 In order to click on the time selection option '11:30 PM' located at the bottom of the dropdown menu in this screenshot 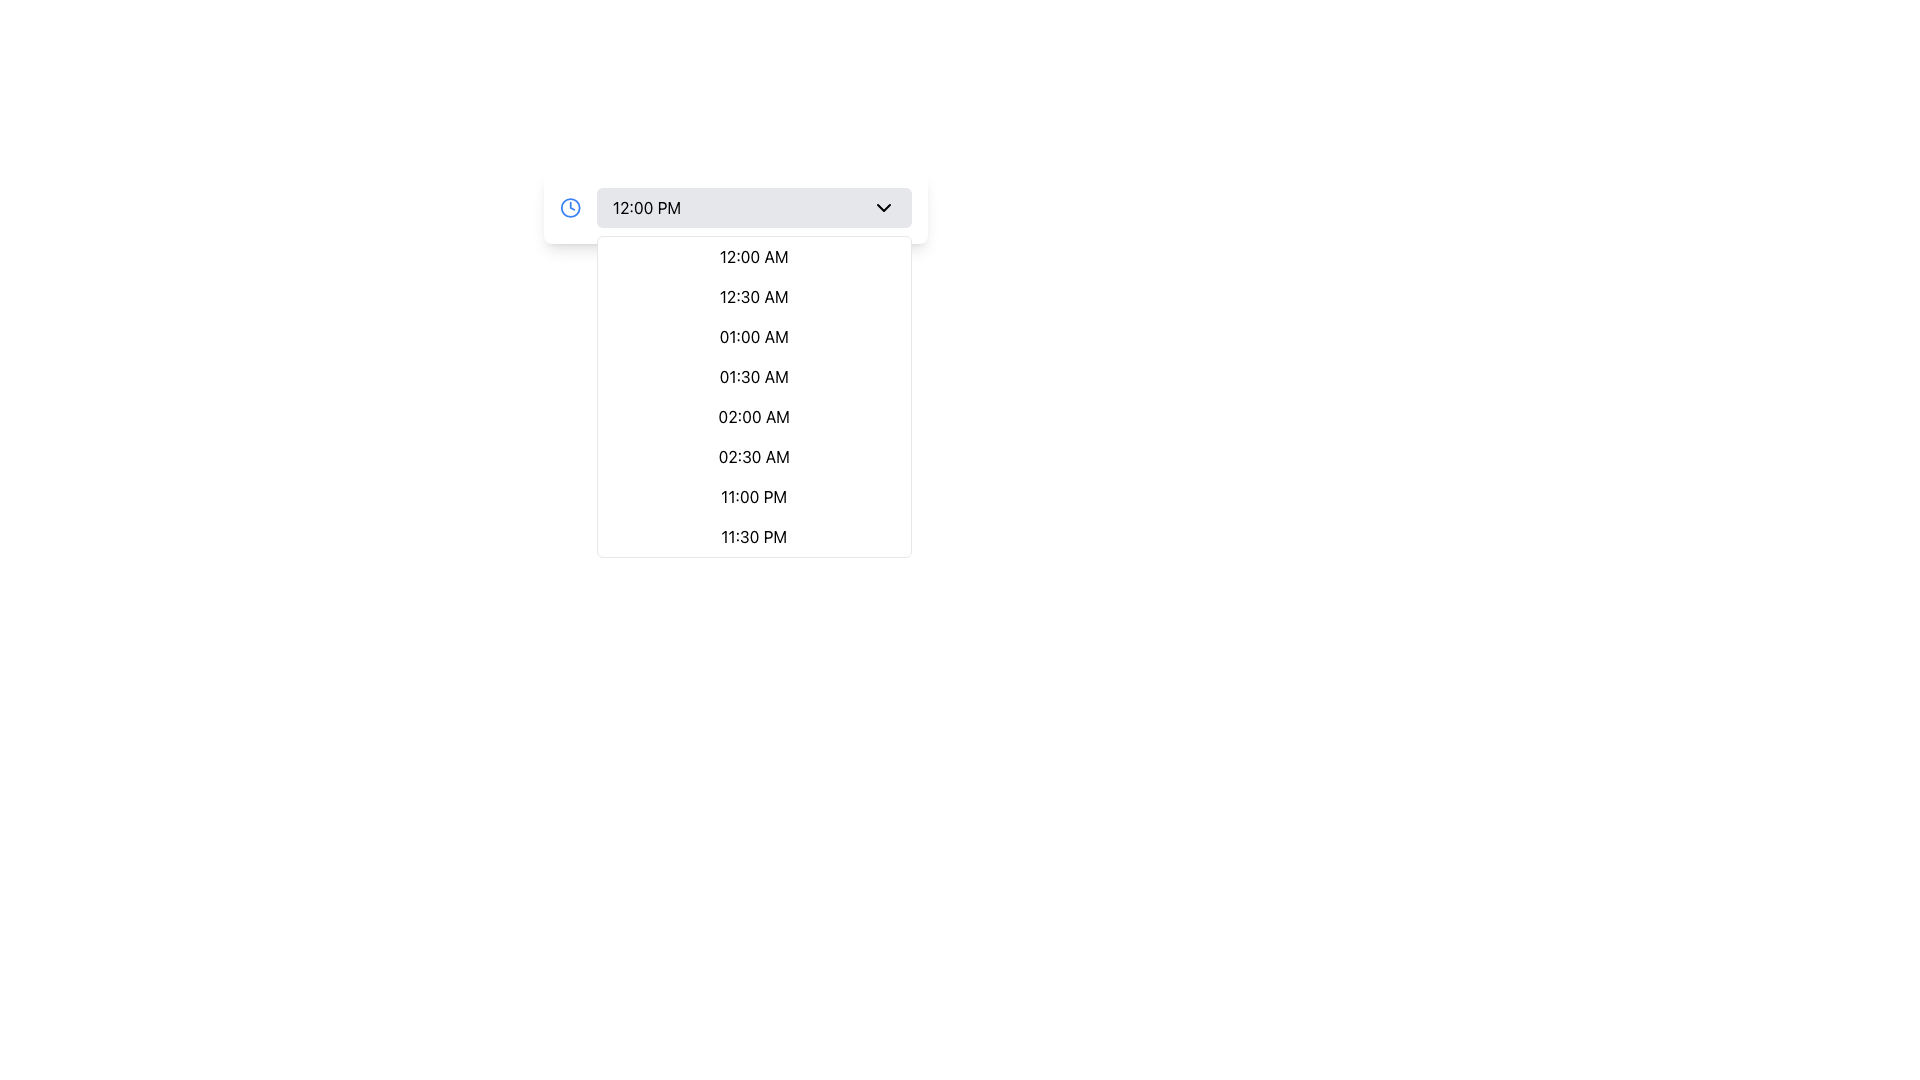, I will do `click(752, 535)`.